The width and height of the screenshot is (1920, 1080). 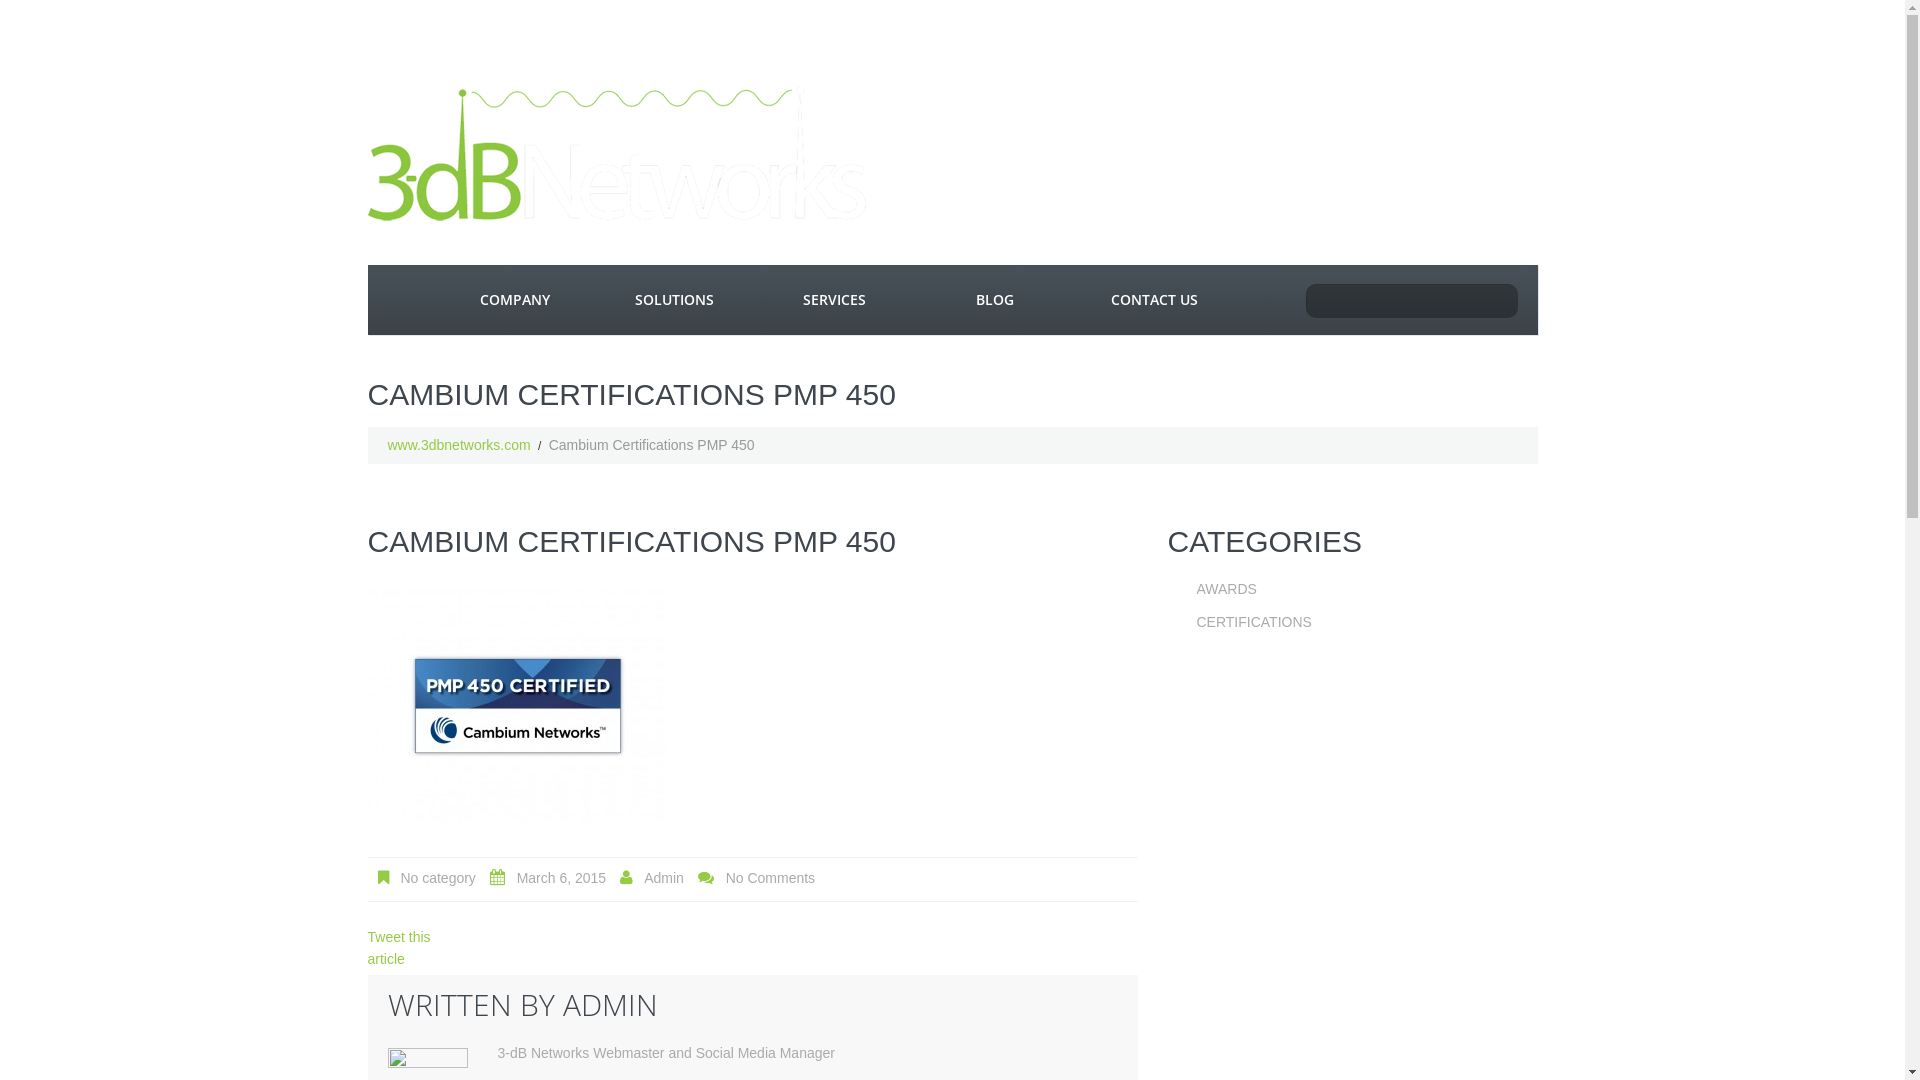 I want to click on 'BLOG', so click(x=994, y=300).